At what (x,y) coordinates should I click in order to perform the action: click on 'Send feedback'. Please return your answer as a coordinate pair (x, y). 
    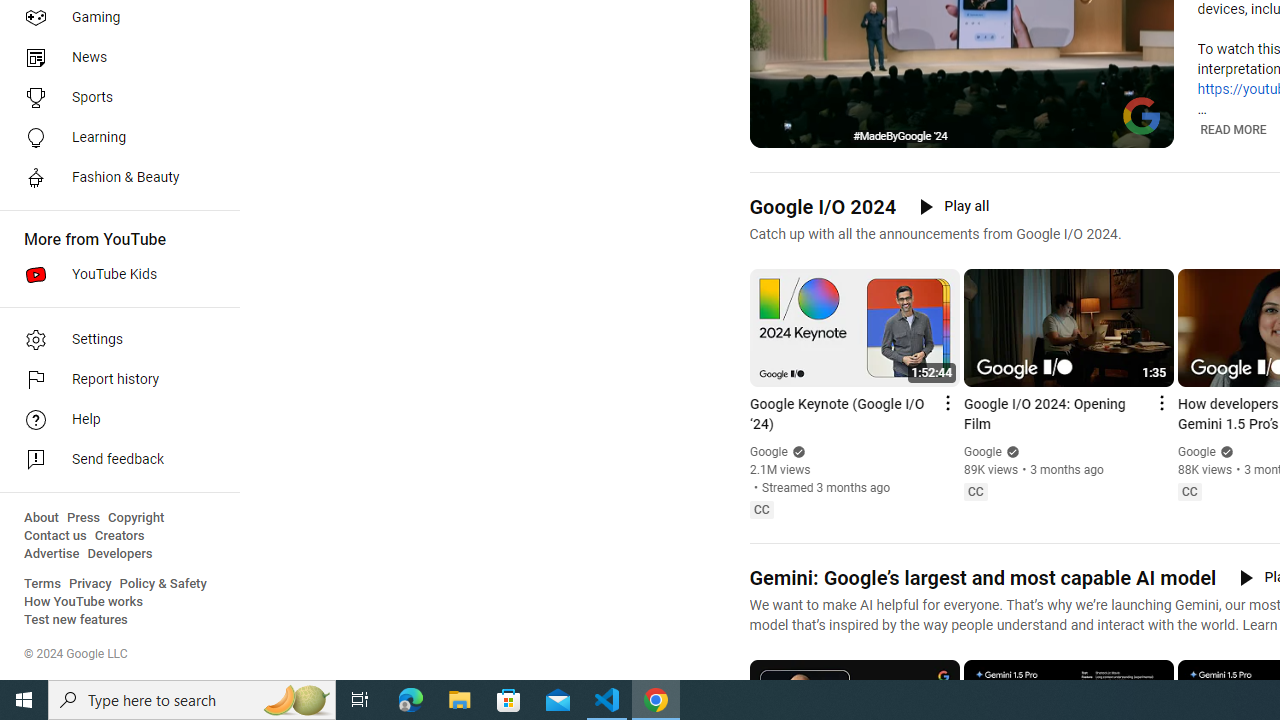
    Looking at the image, I should click on (112, 460).